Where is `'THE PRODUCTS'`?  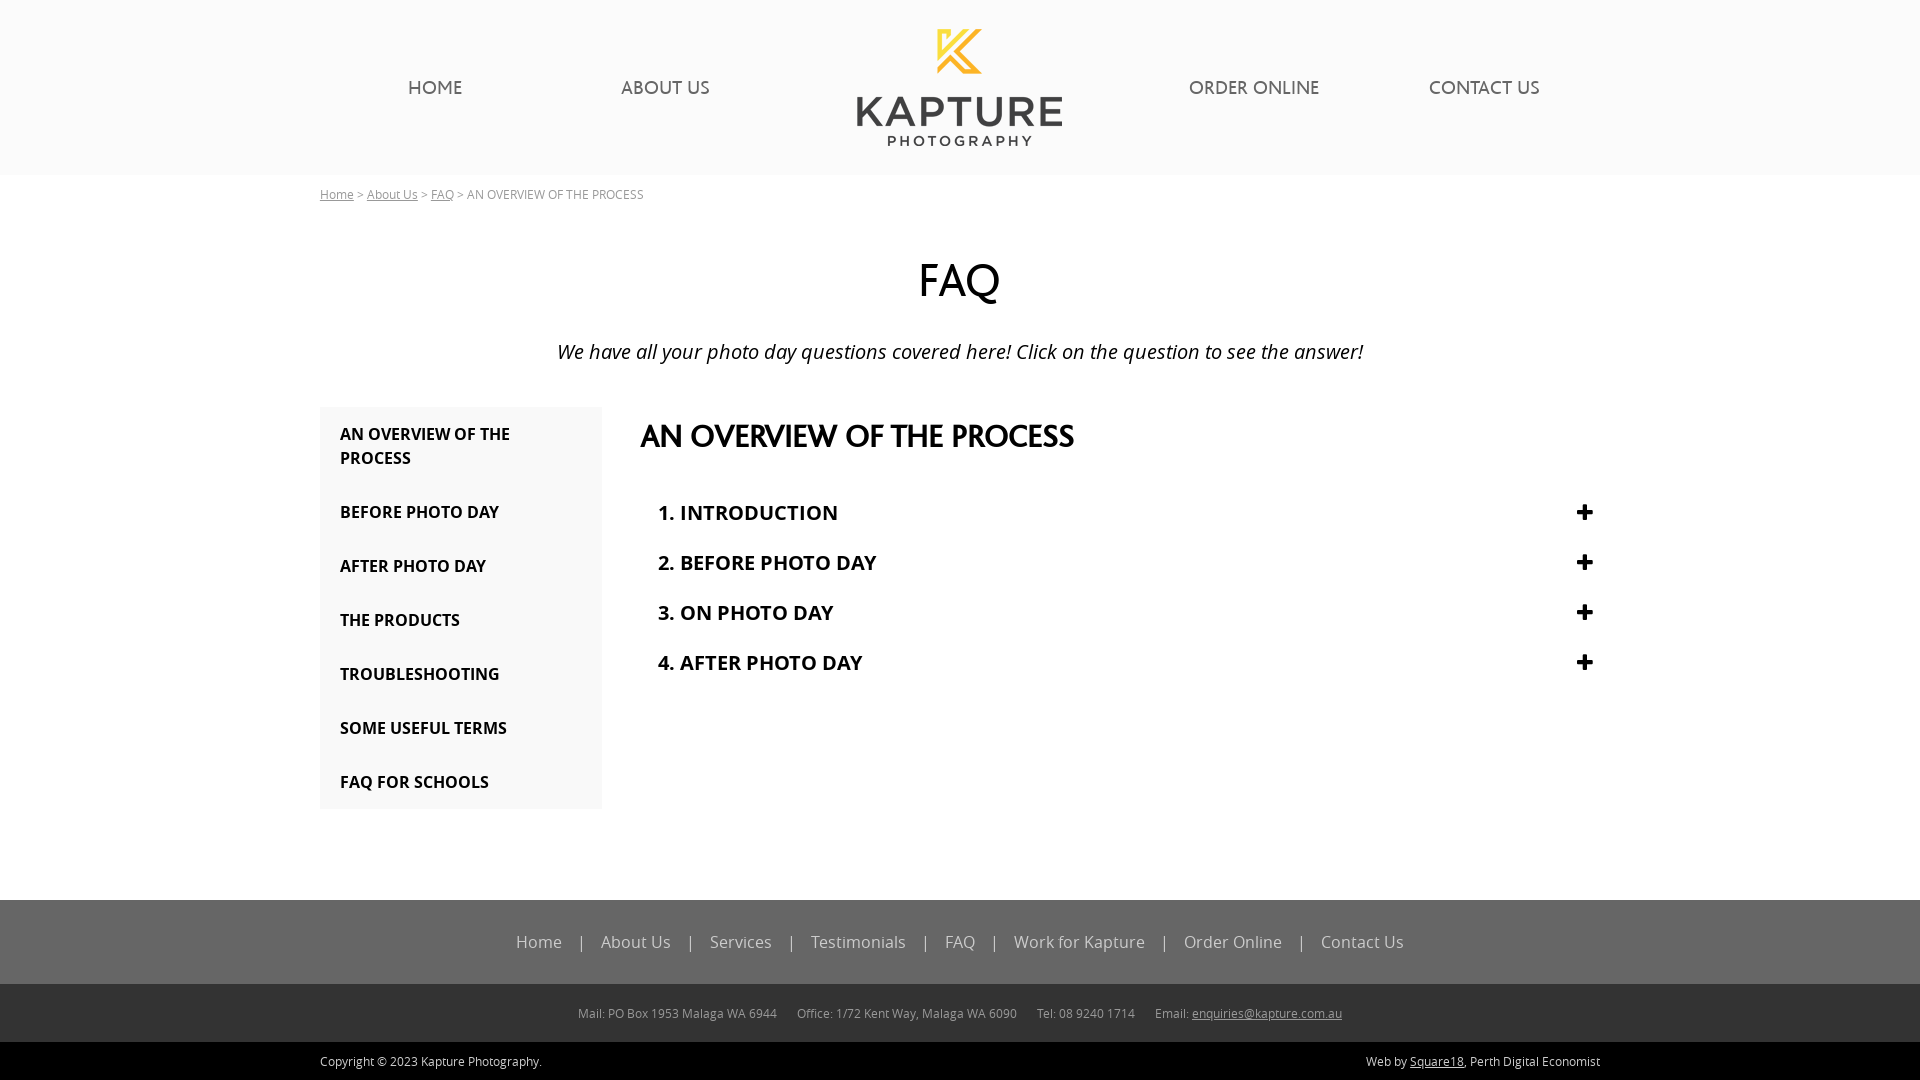 'THE PRODUCTS' is located at coordinates (459, 619).